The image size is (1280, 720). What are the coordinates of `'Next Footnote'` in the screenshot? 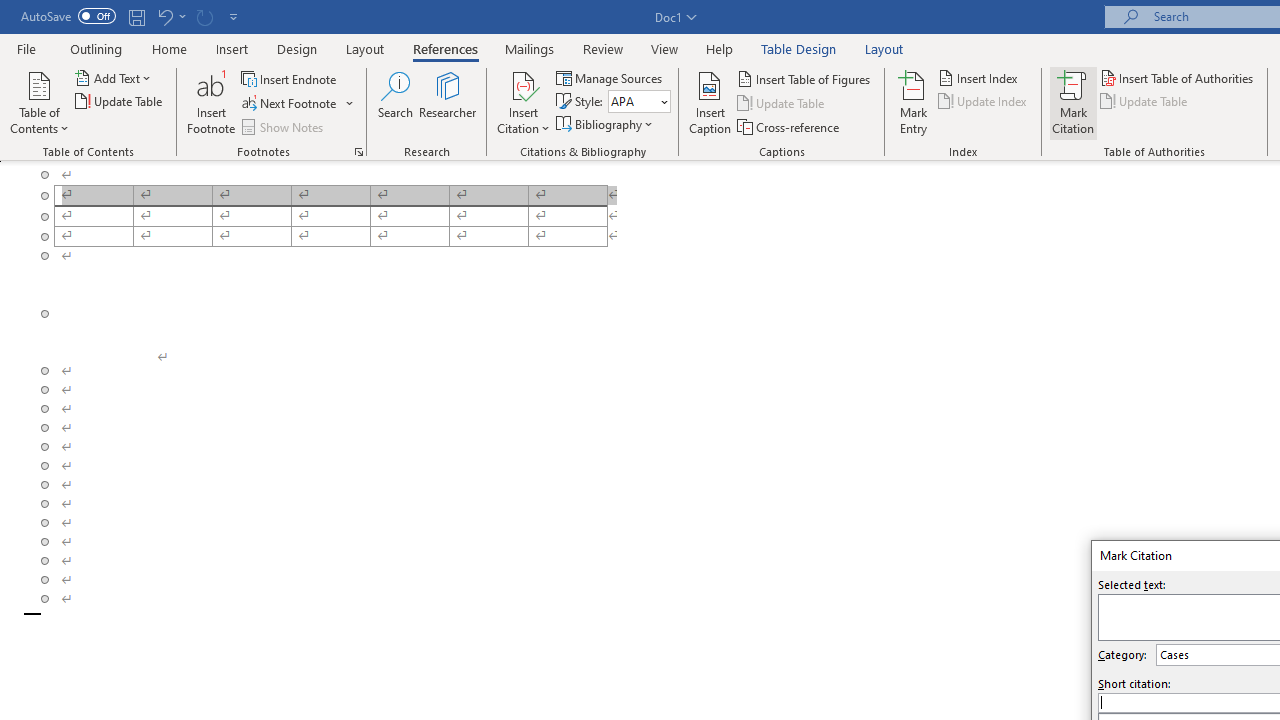 It's located at (289, 103).